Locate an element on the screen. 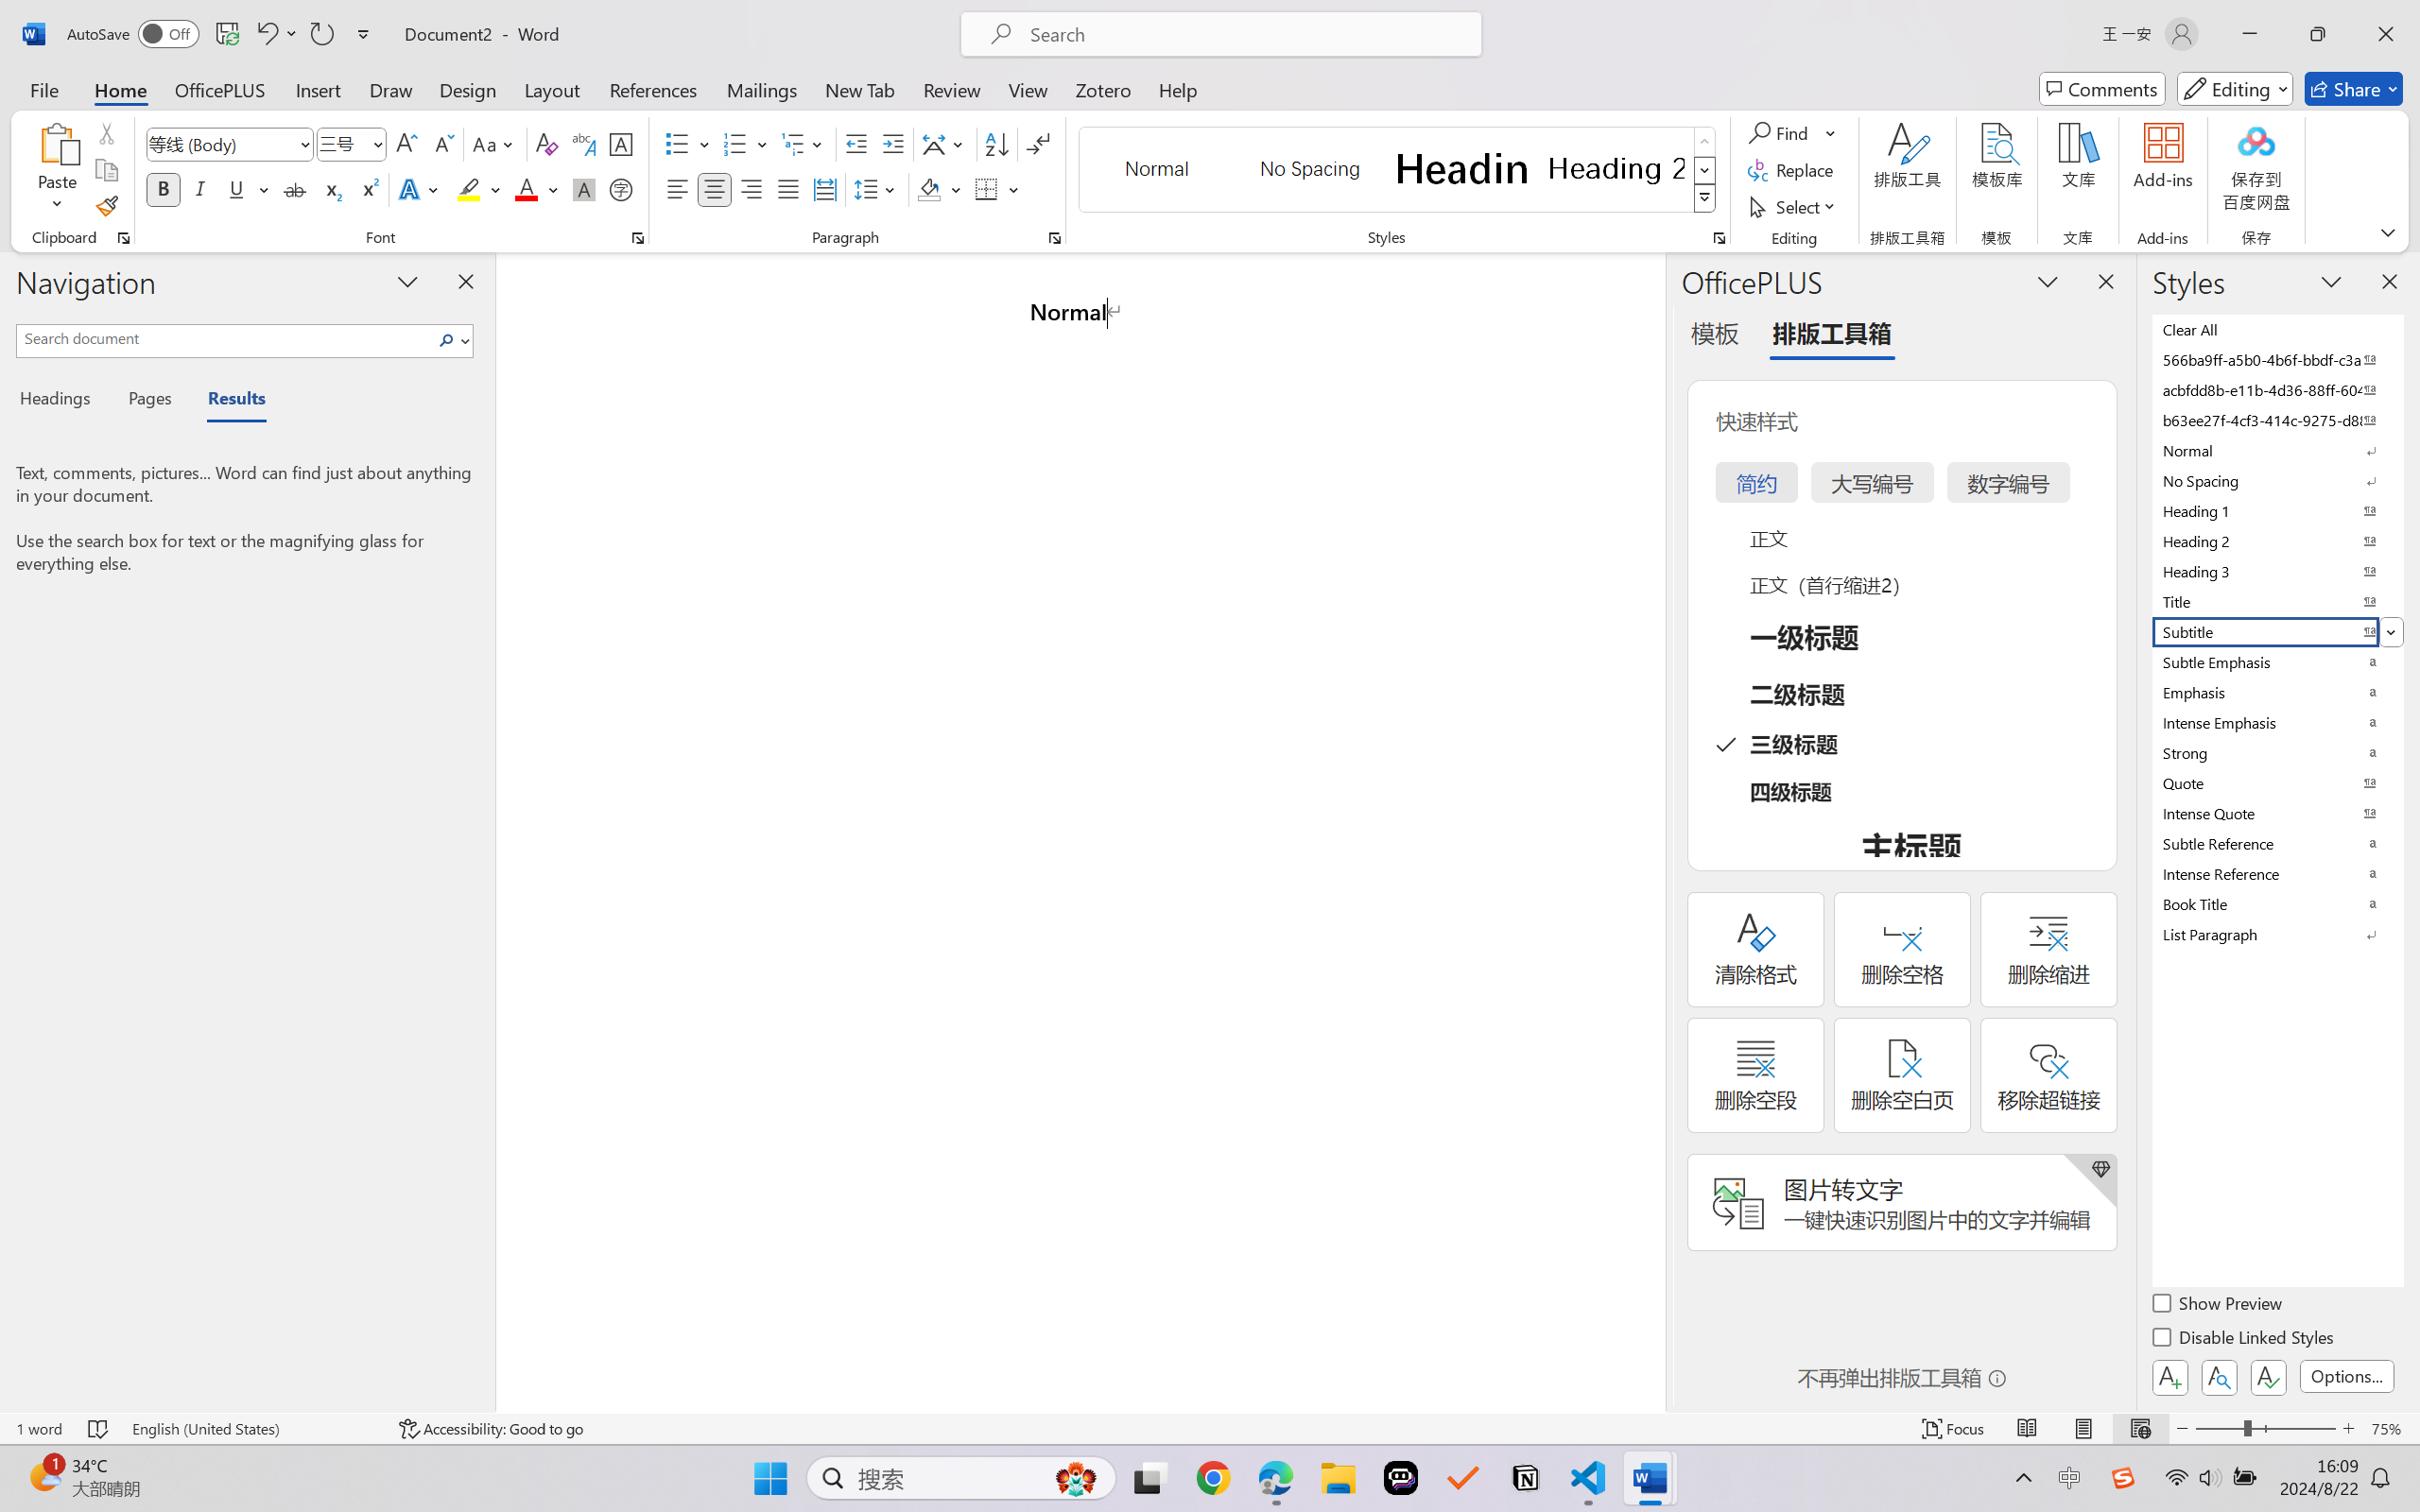 The height and width of the screenshot is (1512, 2420). 'Disable Linked Styles' is located at coordinates (2243, 1339).